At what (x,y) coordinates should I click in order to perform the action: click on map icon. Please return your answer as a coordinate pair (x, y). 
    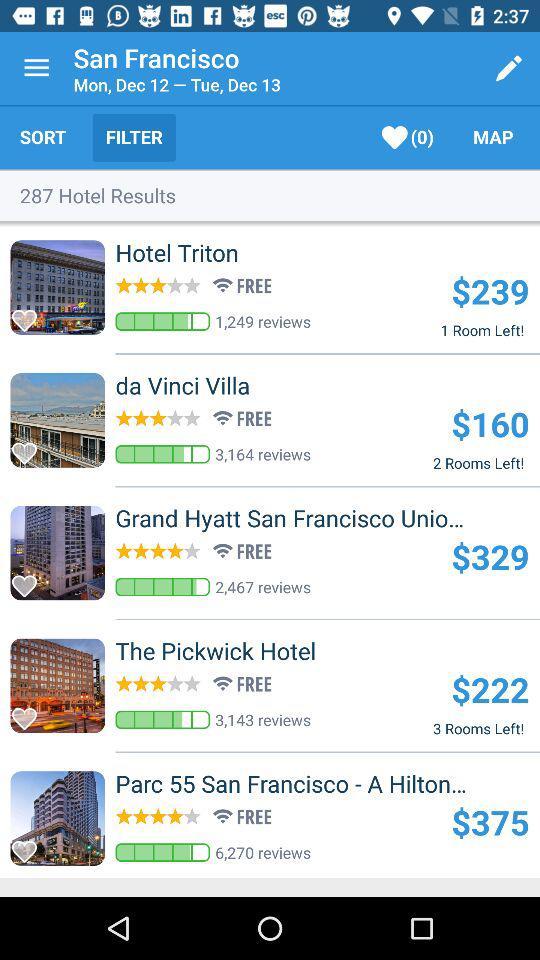
    Looking at the image, I should click on (492, 136).